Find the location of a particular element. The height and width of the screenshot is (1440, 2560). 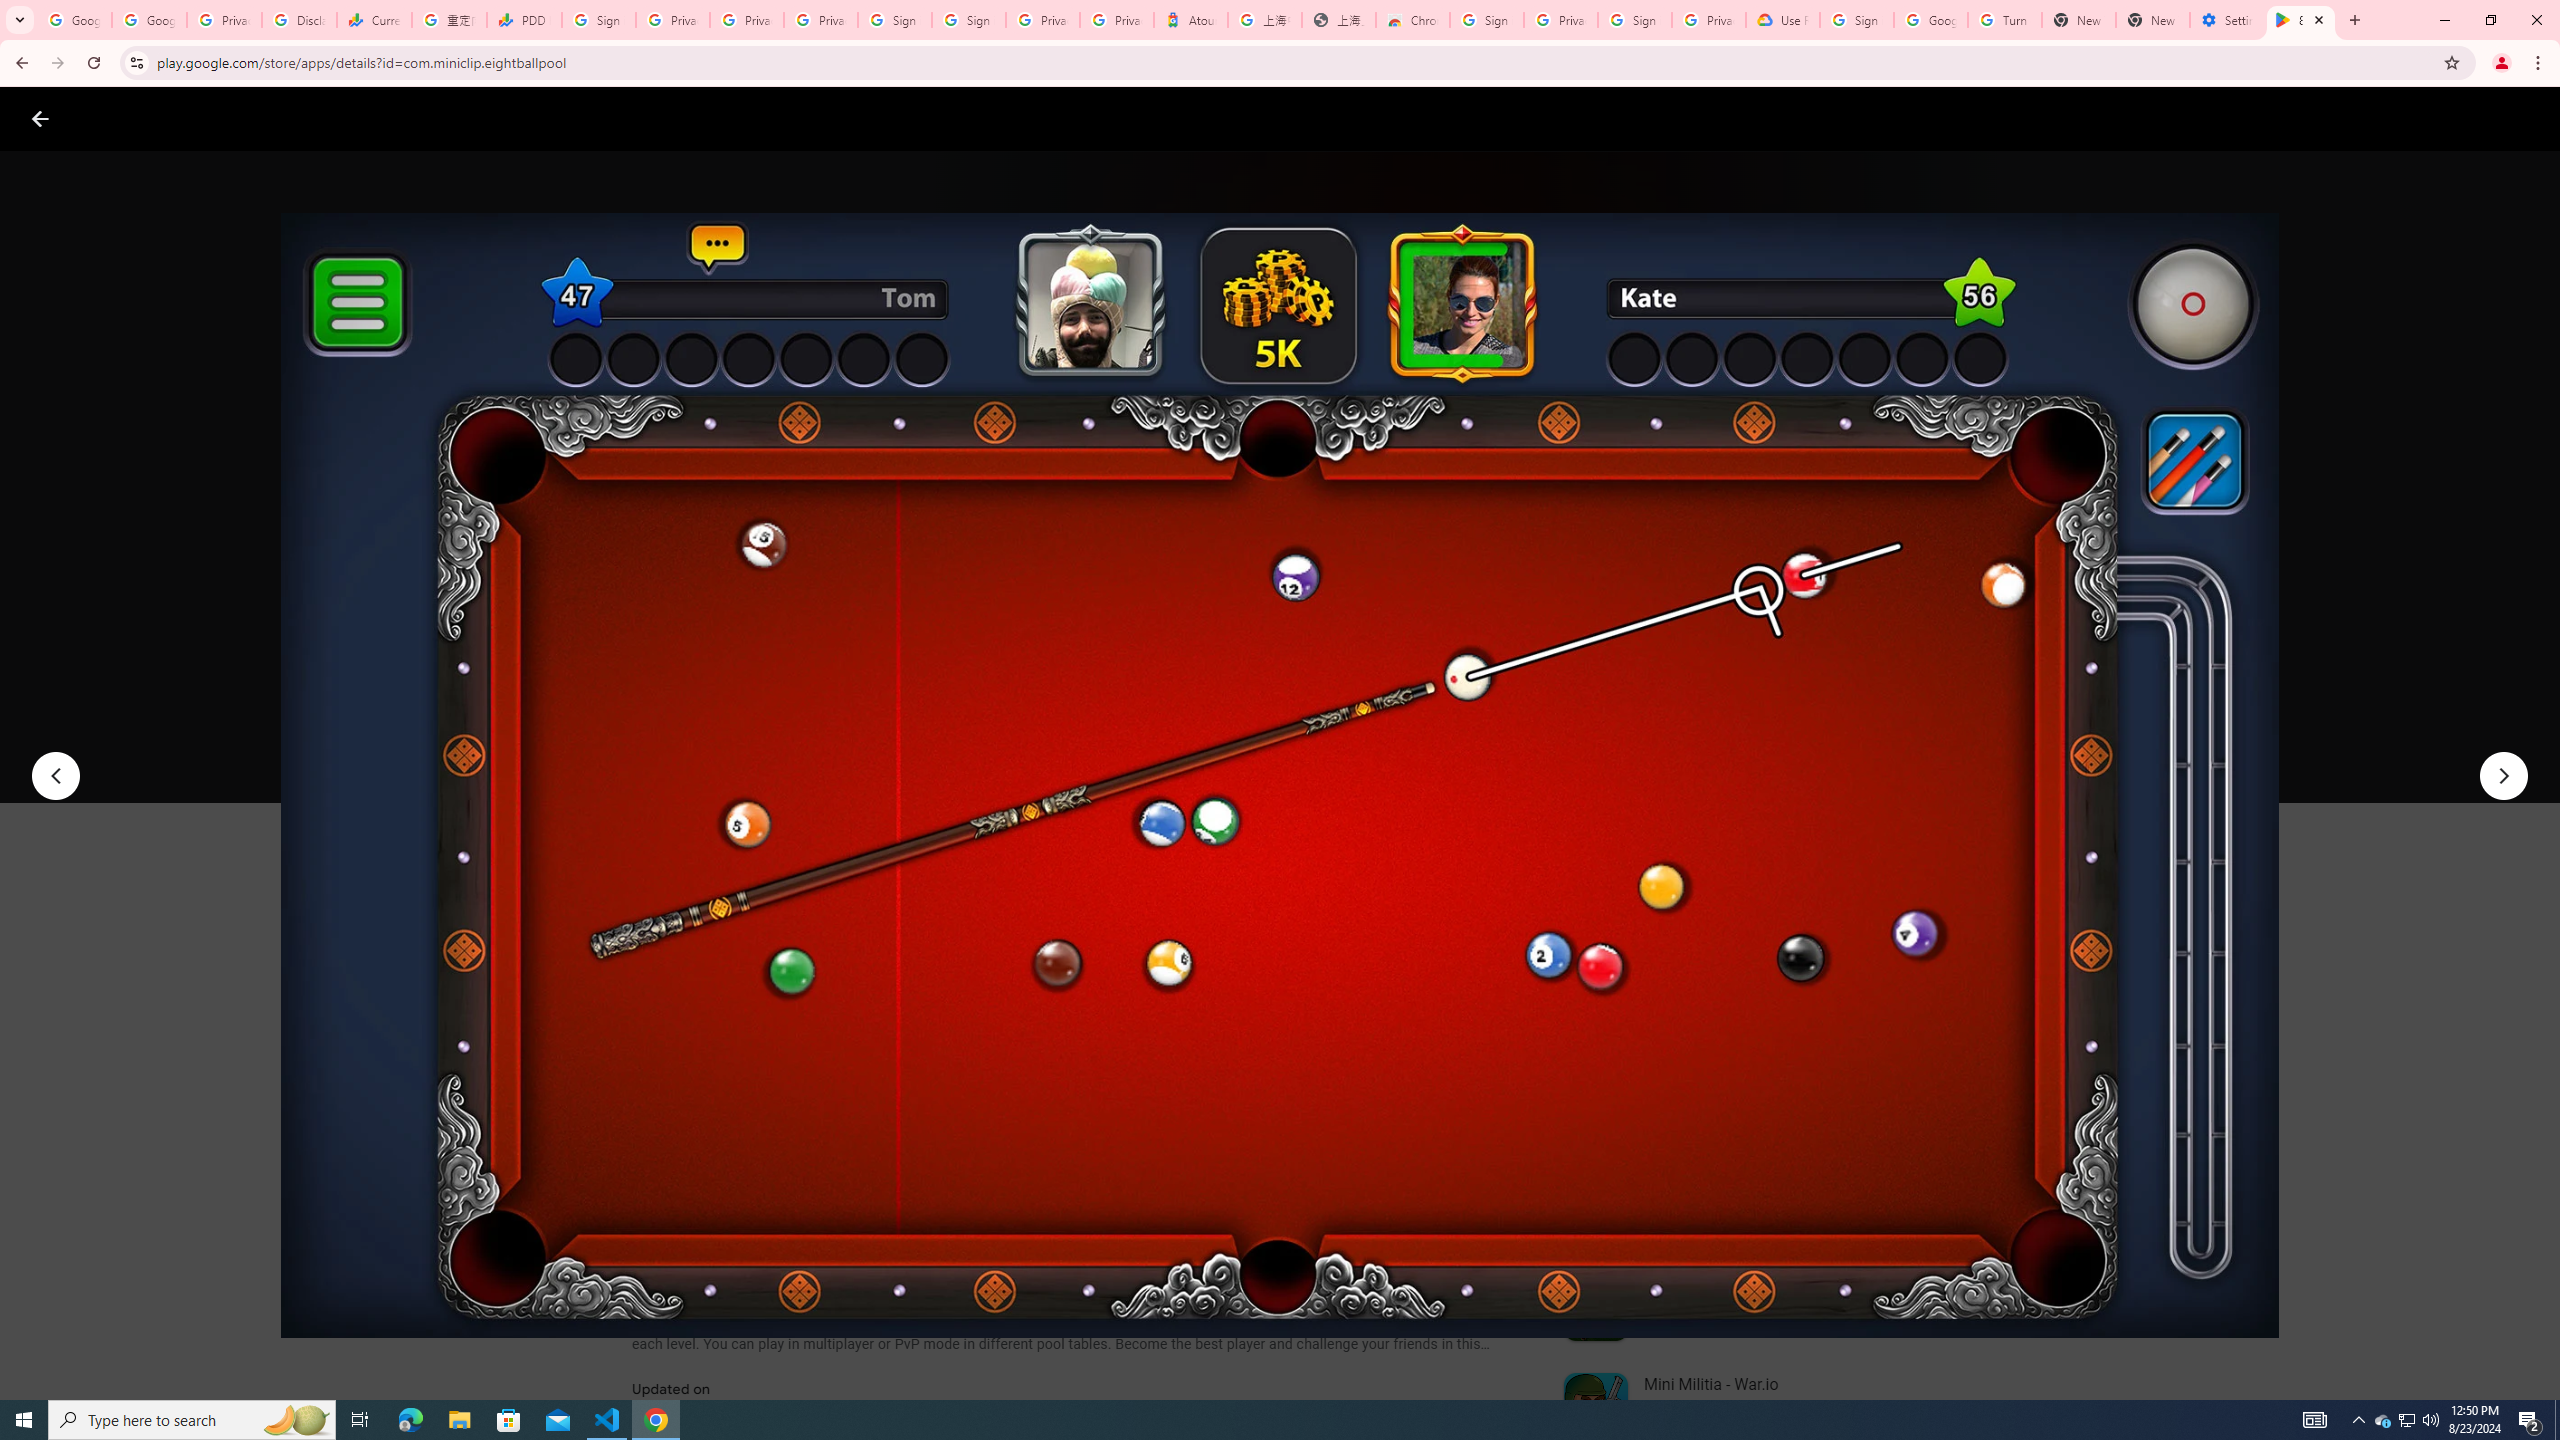

'Chrome Web Store - Color themes by Chrome' is located at coordinates (1413, 19).